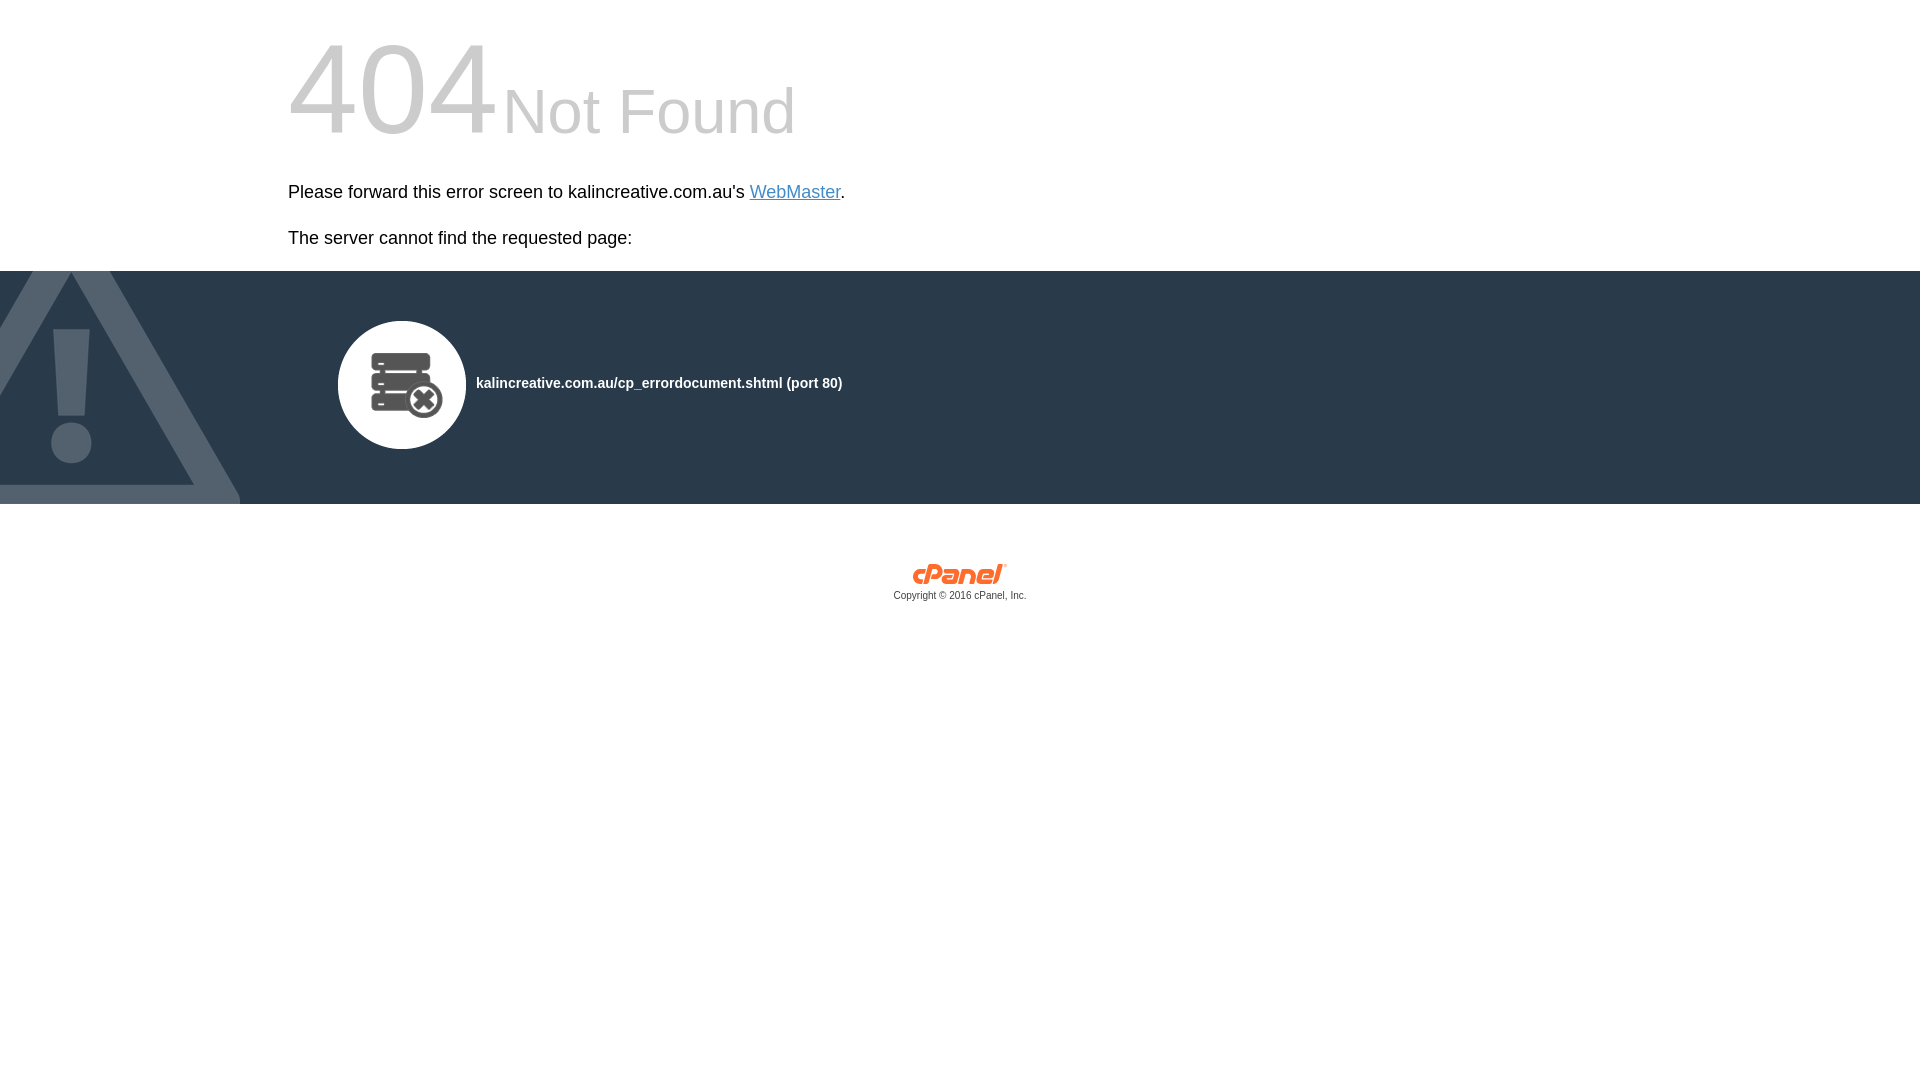 Image resolution: width=1920 pixels, height=1080 pixels. Describe the element at coordinates (748, 192) in the screenshot. I see `'WebMaster'` at that location.